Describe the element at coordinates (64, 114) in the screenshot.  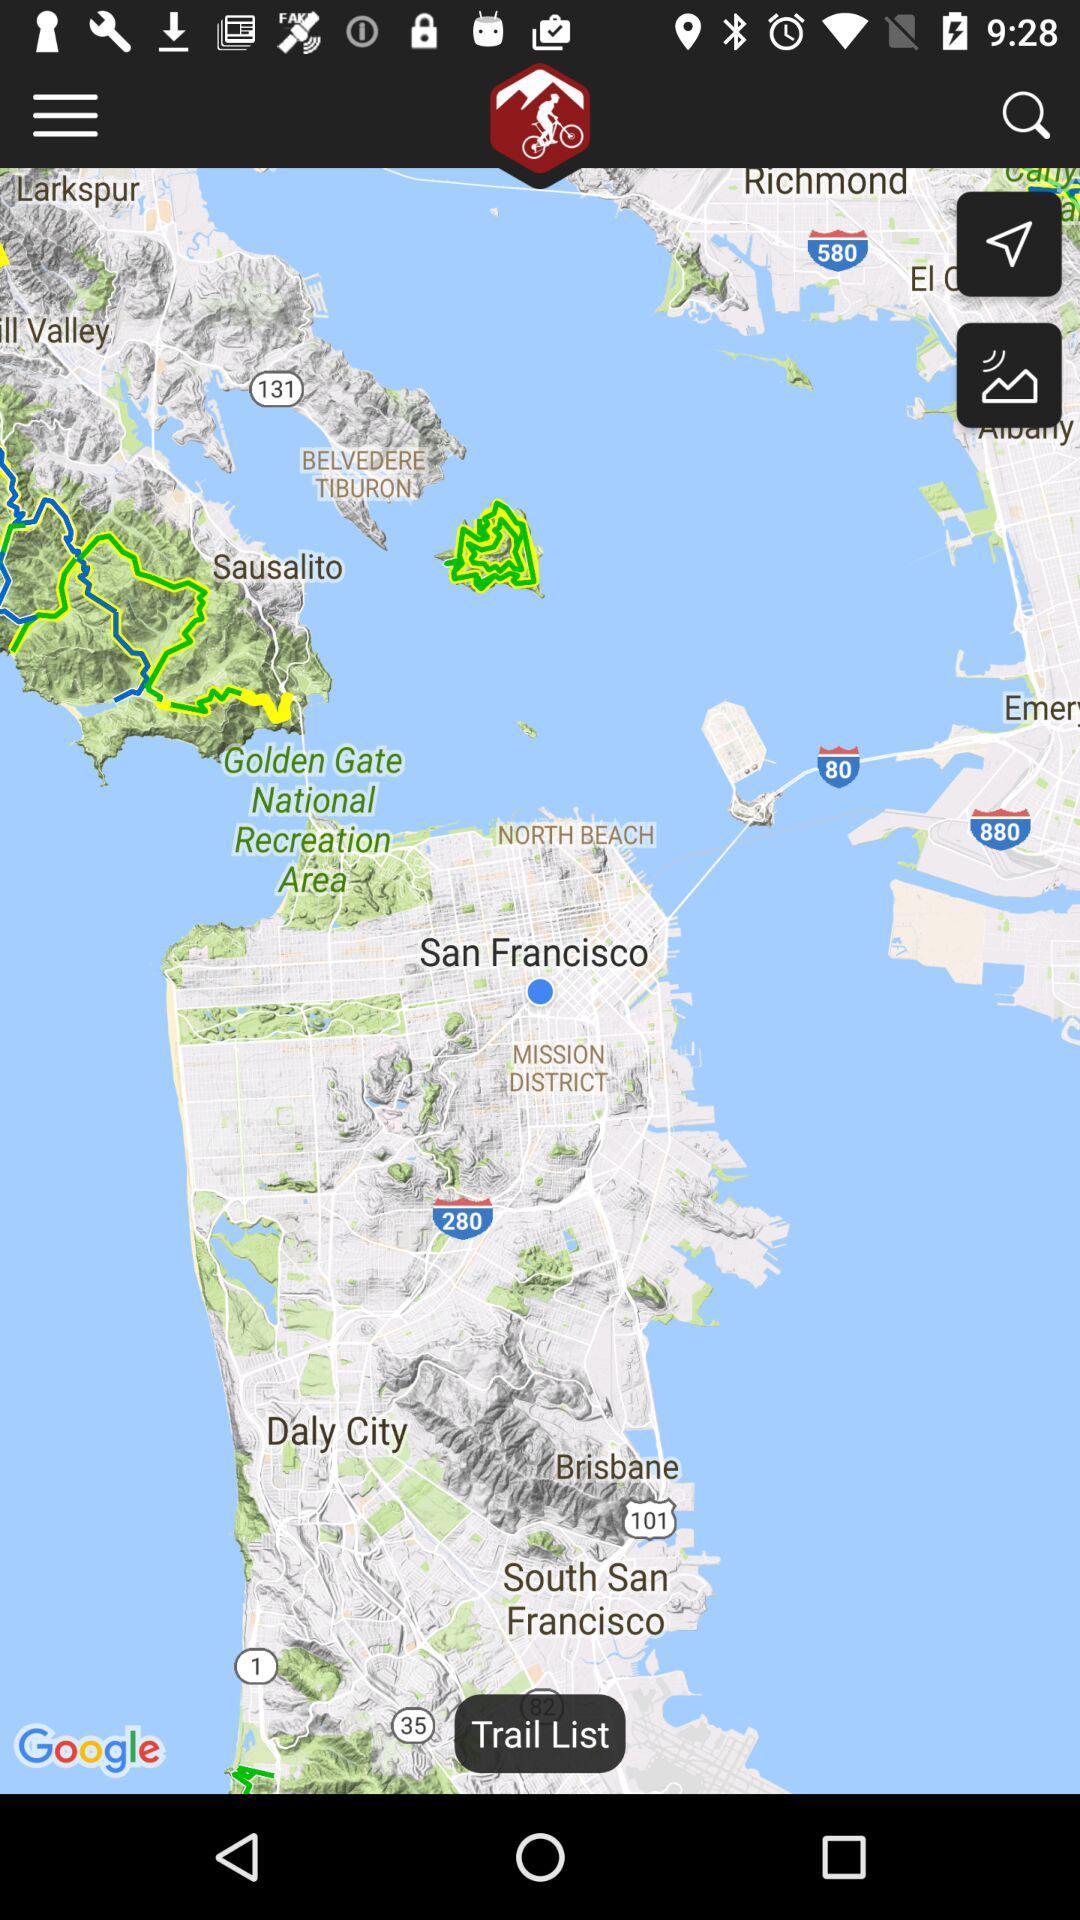
I see `menu` at that location.